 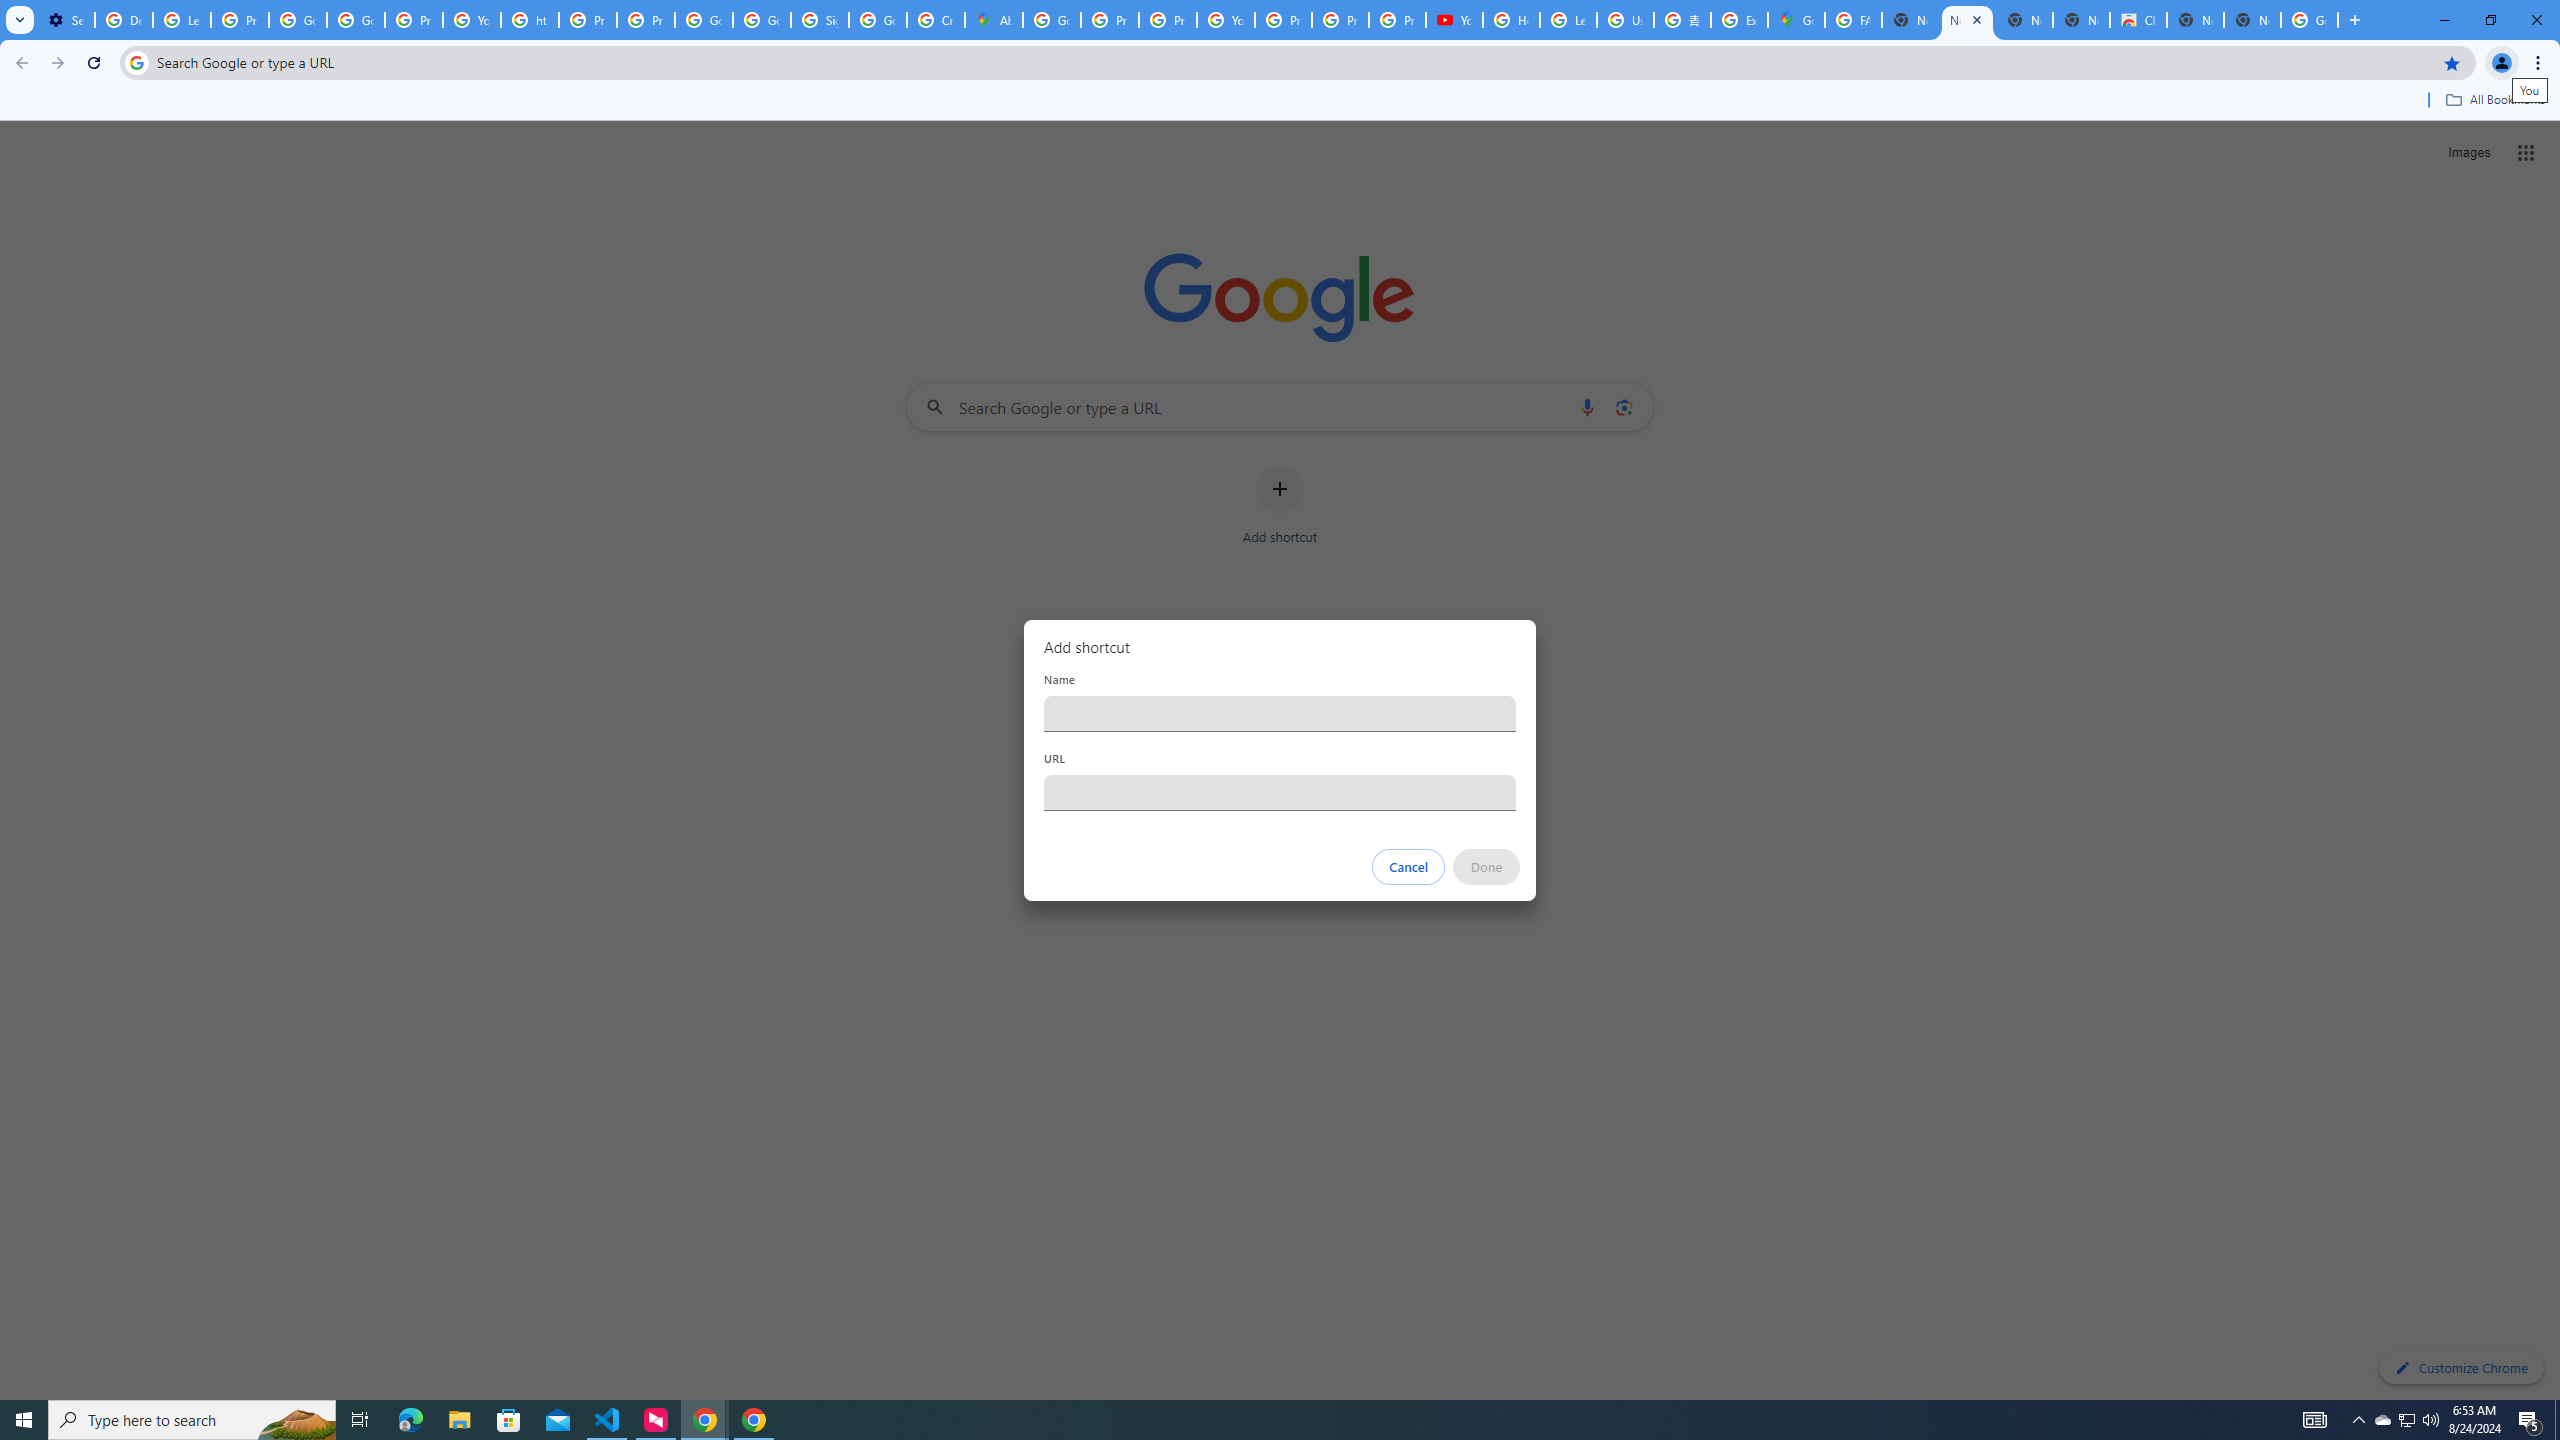 I want to click on 'YouTube', so click(x=1455, y=19).